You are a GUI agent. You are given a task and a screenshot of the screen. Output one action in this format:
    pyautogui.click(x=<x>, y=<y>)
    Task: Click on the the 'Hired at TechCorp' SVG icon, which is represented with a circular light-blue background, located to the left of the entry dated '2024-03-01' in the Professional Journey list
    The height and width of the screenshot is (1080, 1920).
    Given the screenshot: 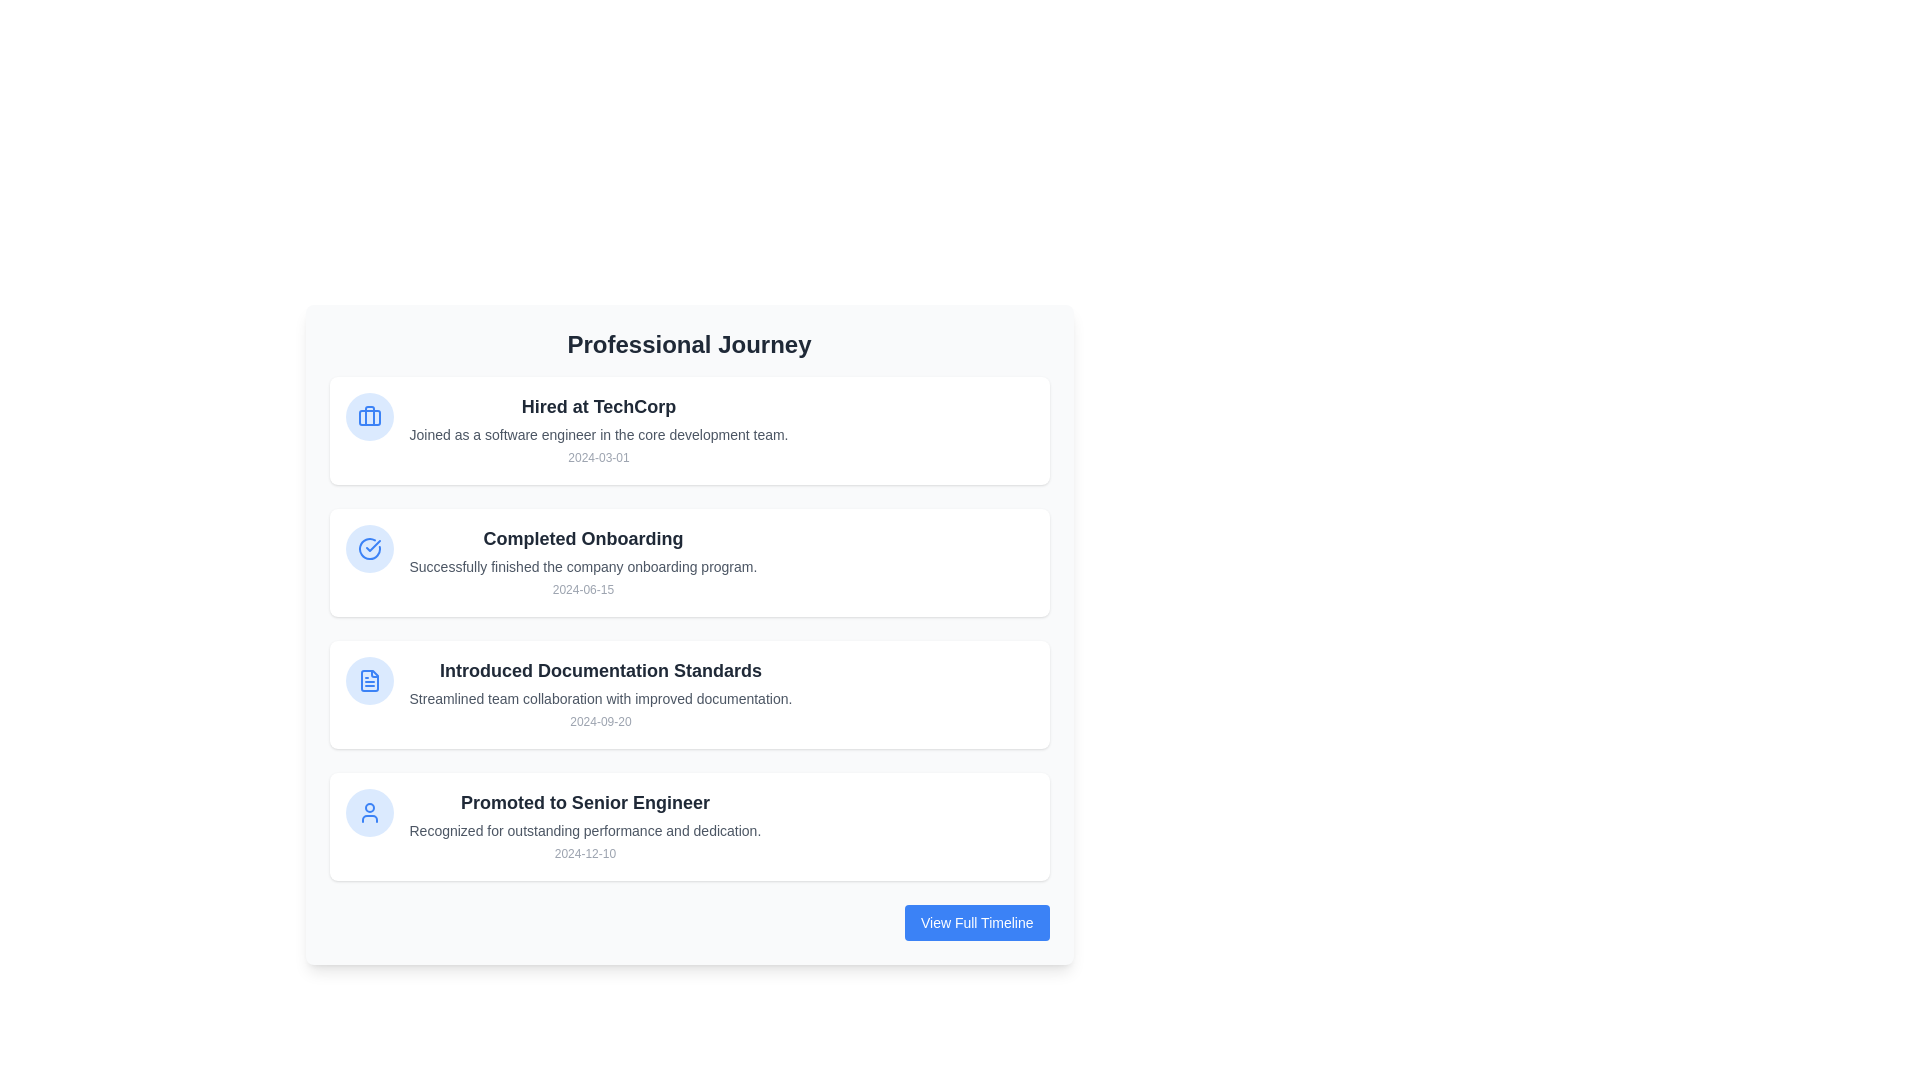 What is the action you would take?
    pyautogui.click(x=369, y=415)
    